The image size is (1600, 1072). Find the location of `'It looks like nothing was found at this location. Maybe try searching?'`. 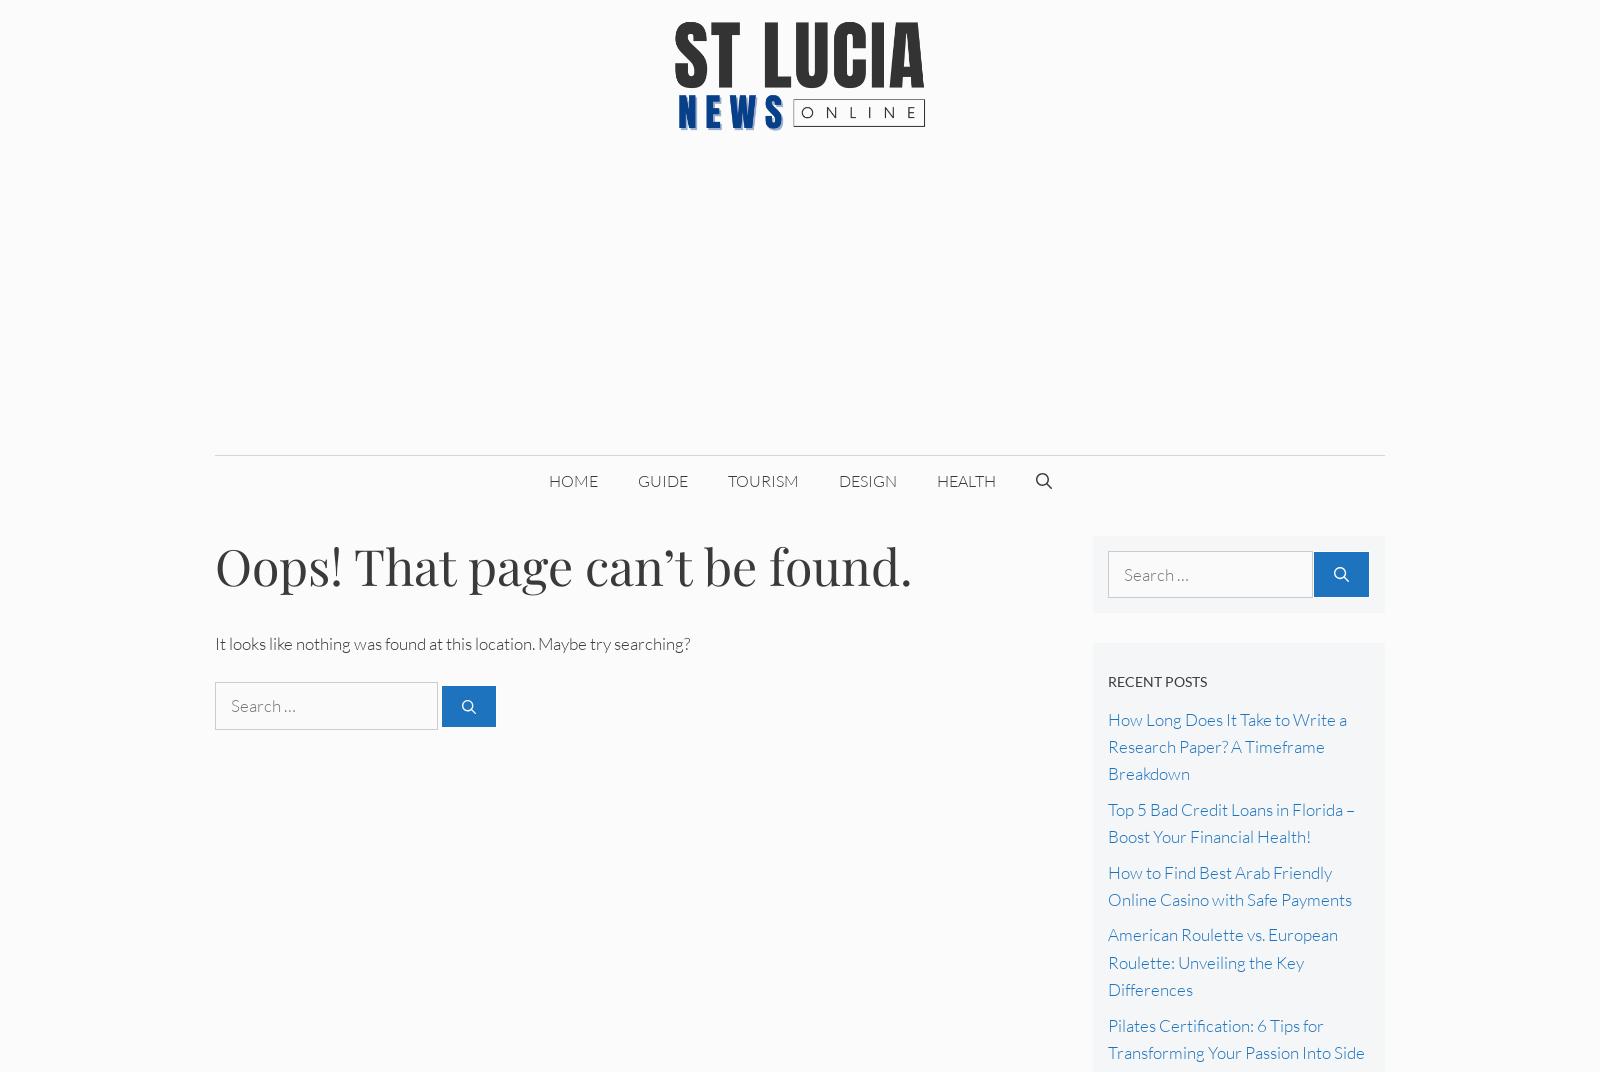

'It looks like nothing was found at this location. Maybe try searching?' is located at coordinates (451, 642).